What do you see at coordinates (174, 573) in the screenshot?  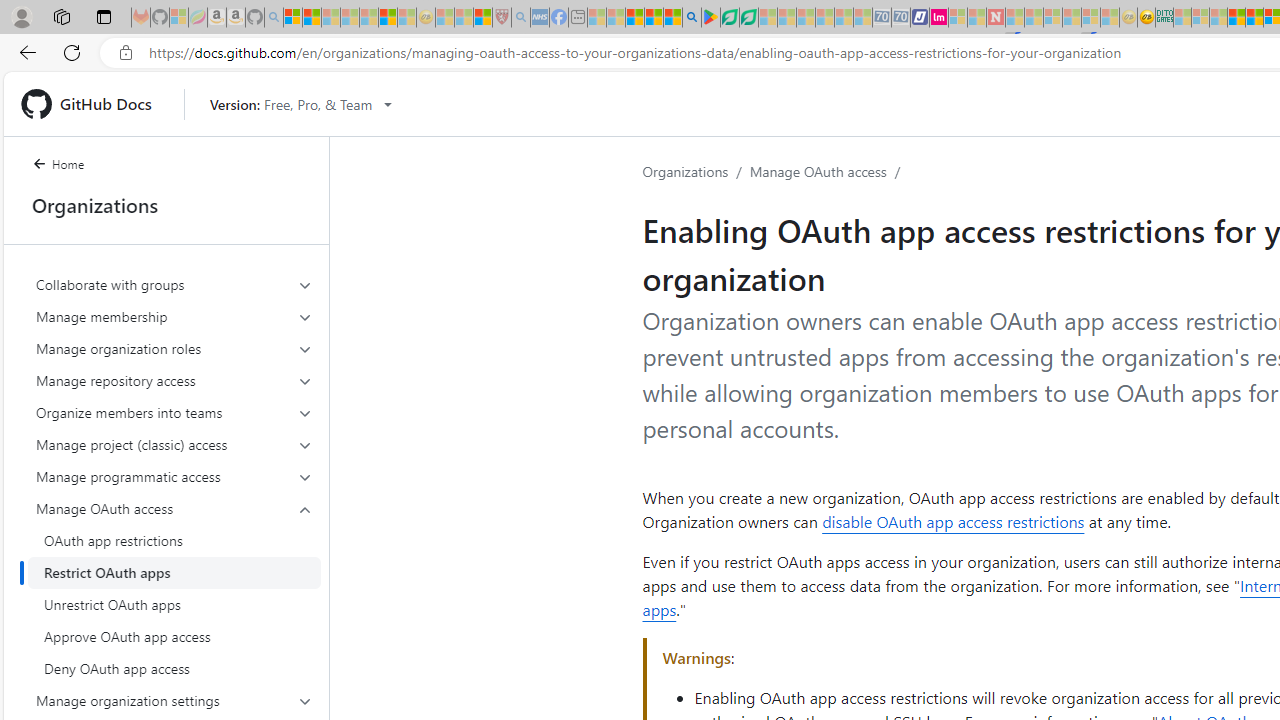 I see `'Restrict OAuth apps'` at bounding box center [174, 573].